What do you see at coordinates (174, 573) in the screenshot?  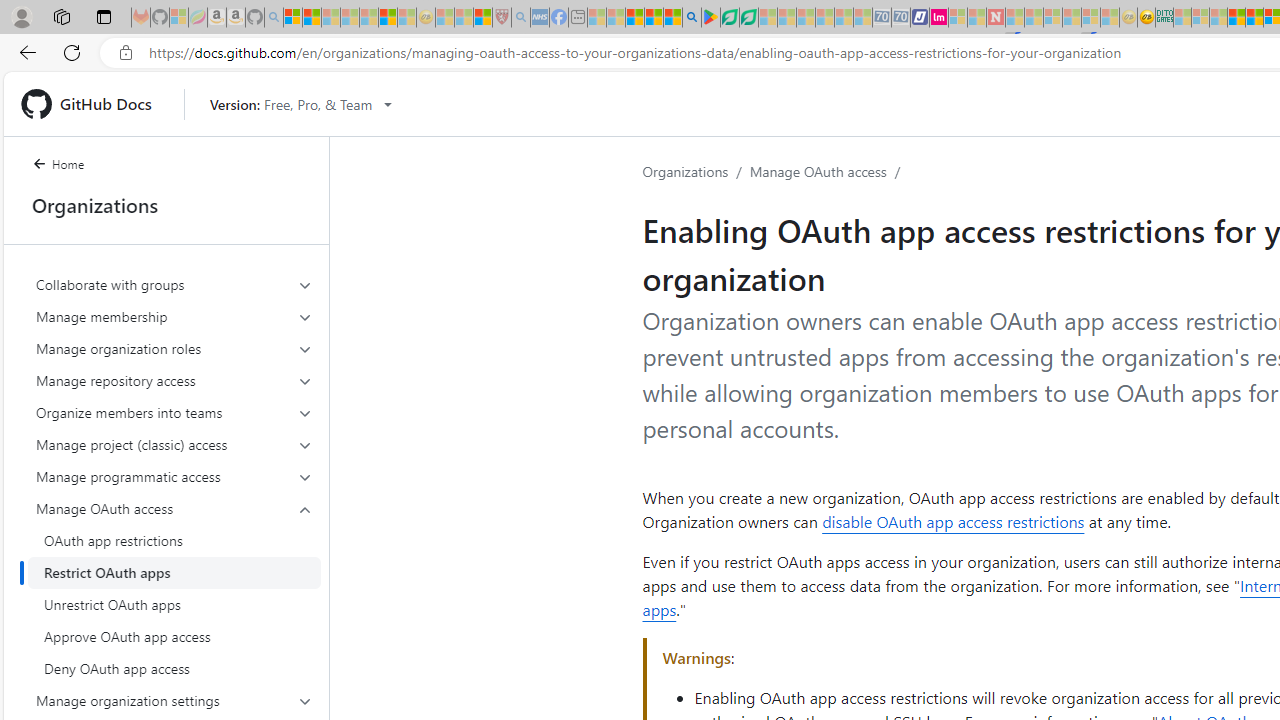 I see `'Restrict OAuth apps'` at bounding box center [174, 573].